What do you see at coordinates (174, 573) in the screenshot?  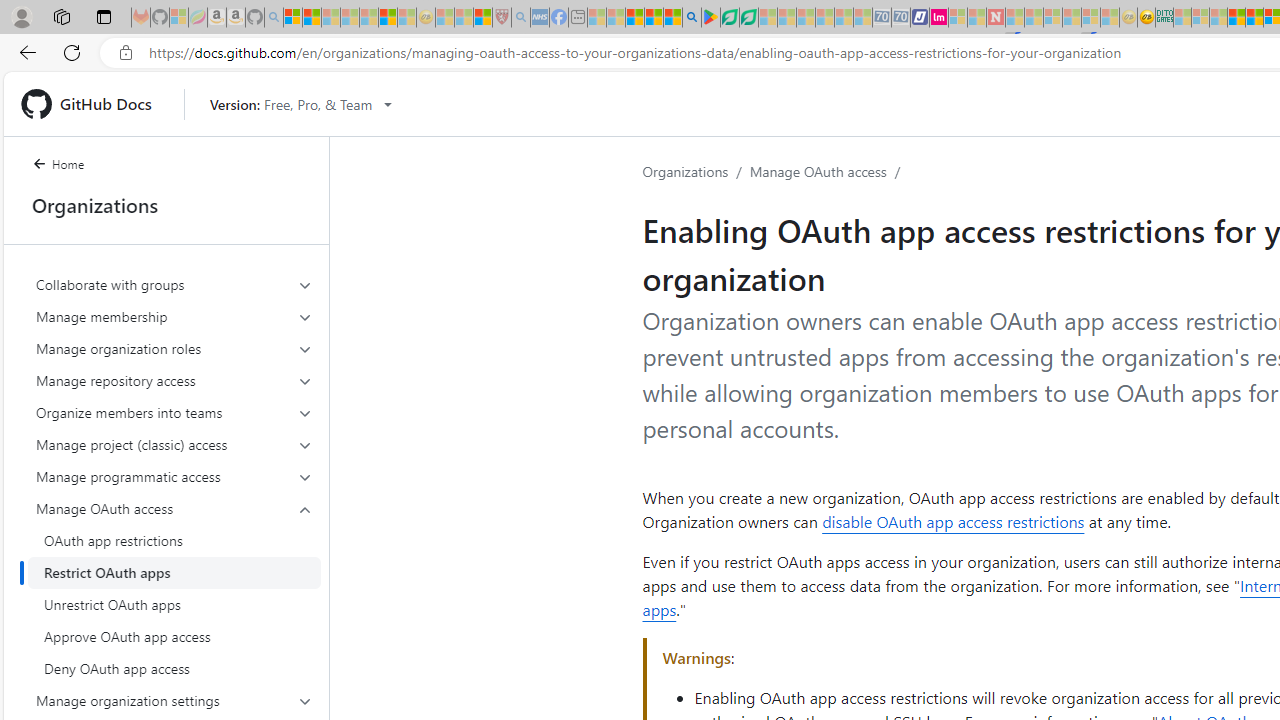 I see `'Restrict OAuth apps'` at bounding box center [174, 573].